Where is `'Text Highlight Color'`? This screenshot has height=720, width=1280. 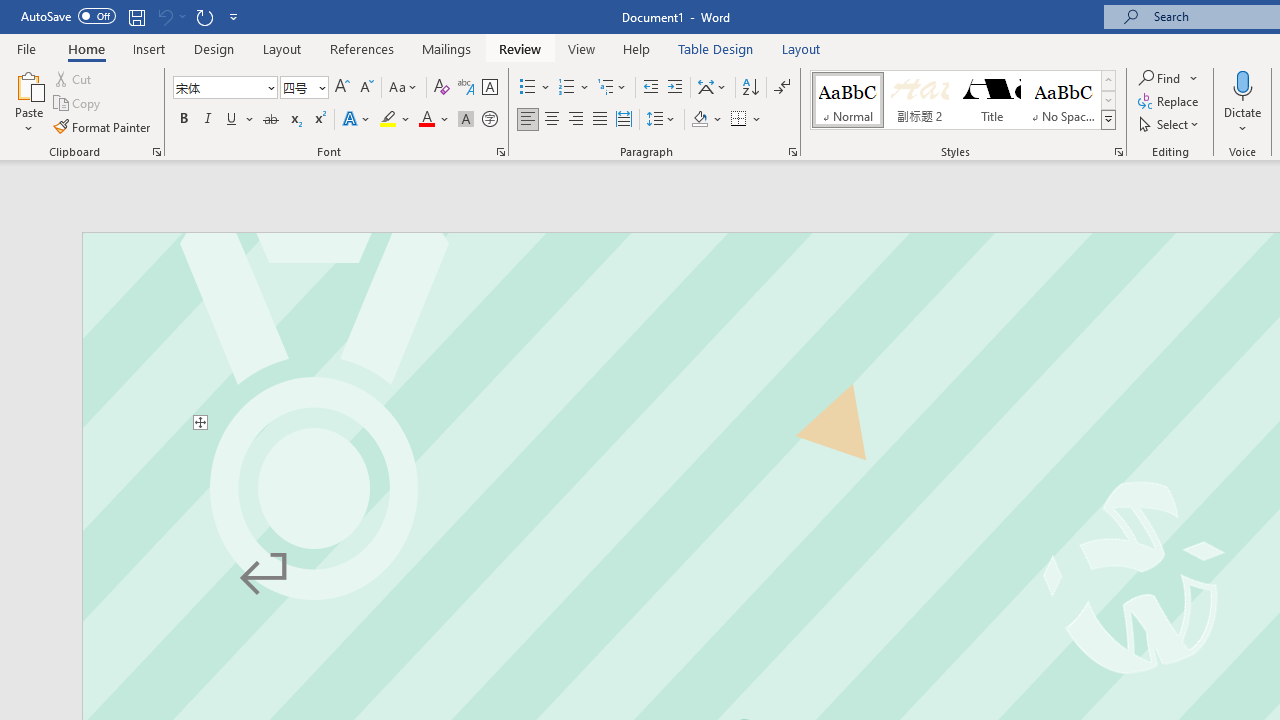 'Text Highlight Color' is located at coordinates (395, 119).